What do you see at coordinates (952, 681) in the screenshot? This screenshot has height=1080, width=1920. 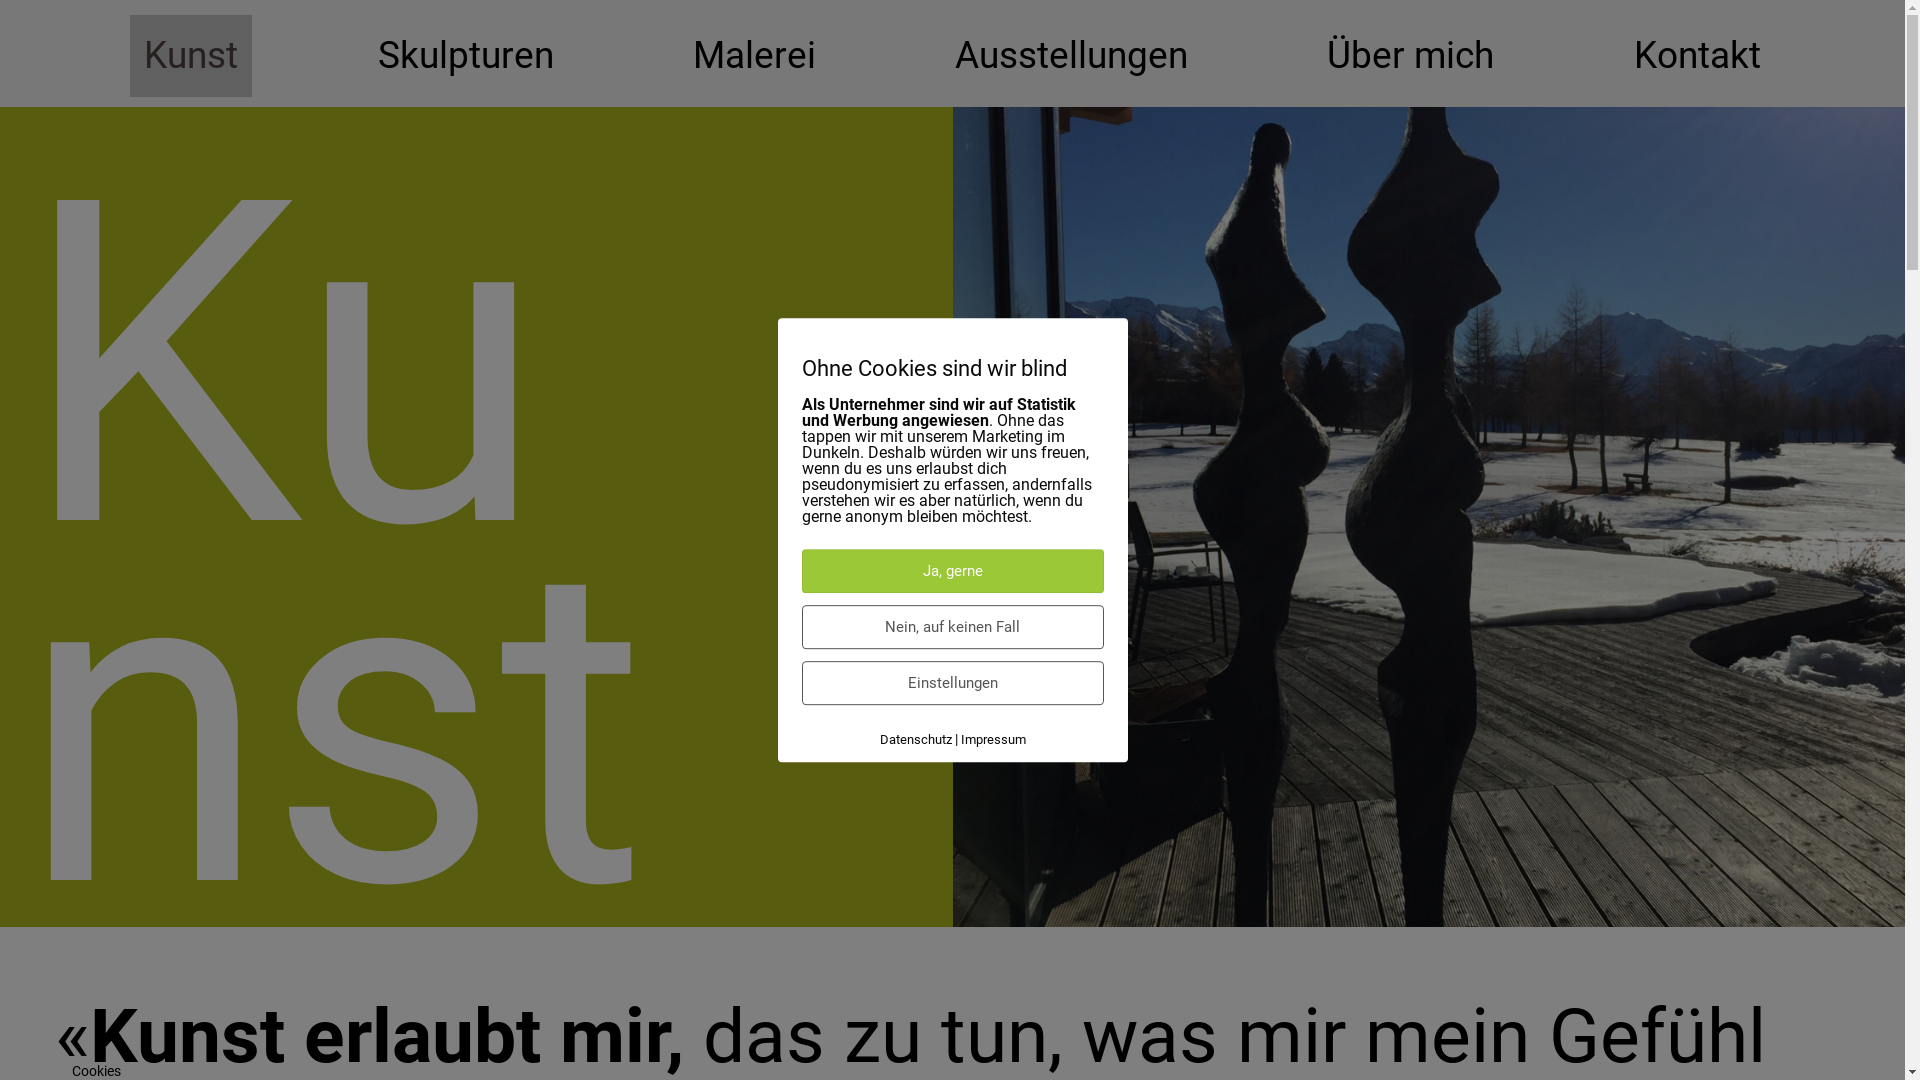 I see `'Einstellungen'` at bounding box center [952, 681].